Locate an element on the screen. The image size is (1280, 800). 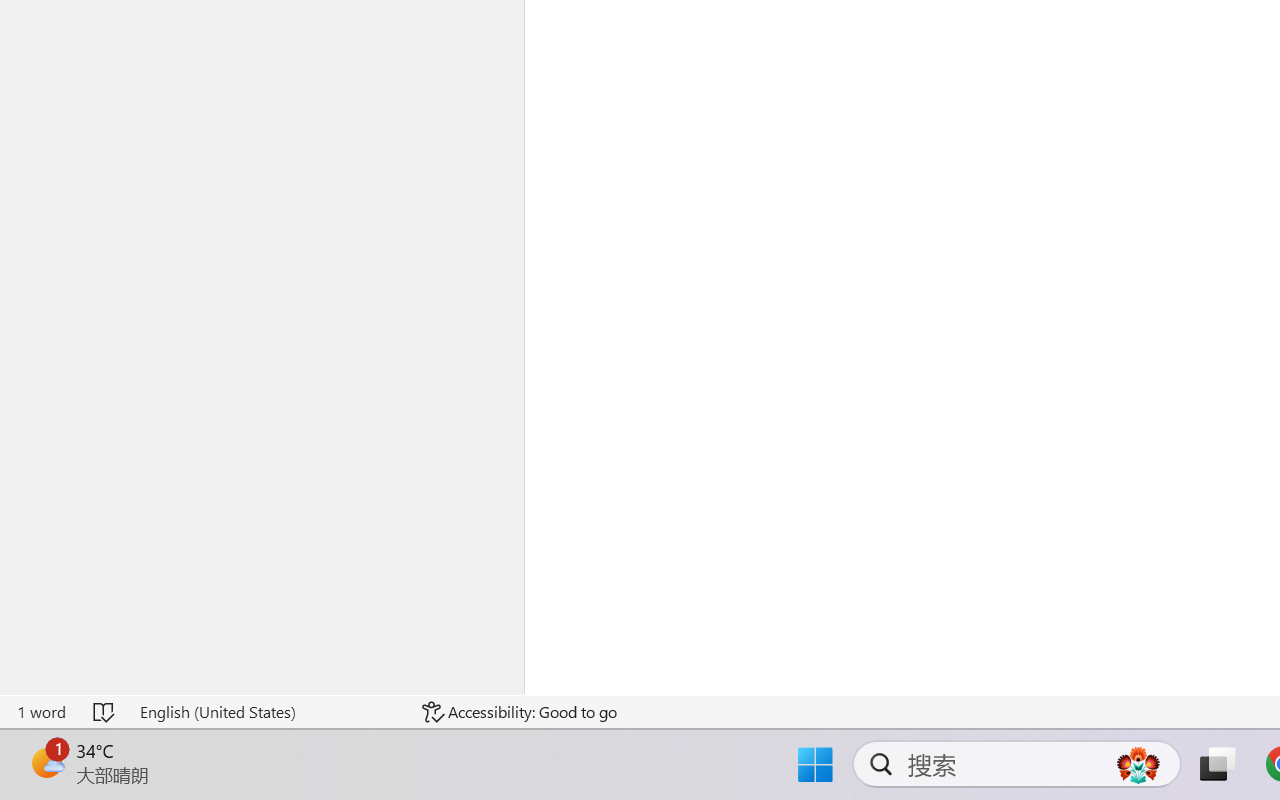
'Accessibility Checker Accessibility: Good to go' is located at coordinates (519, 711).